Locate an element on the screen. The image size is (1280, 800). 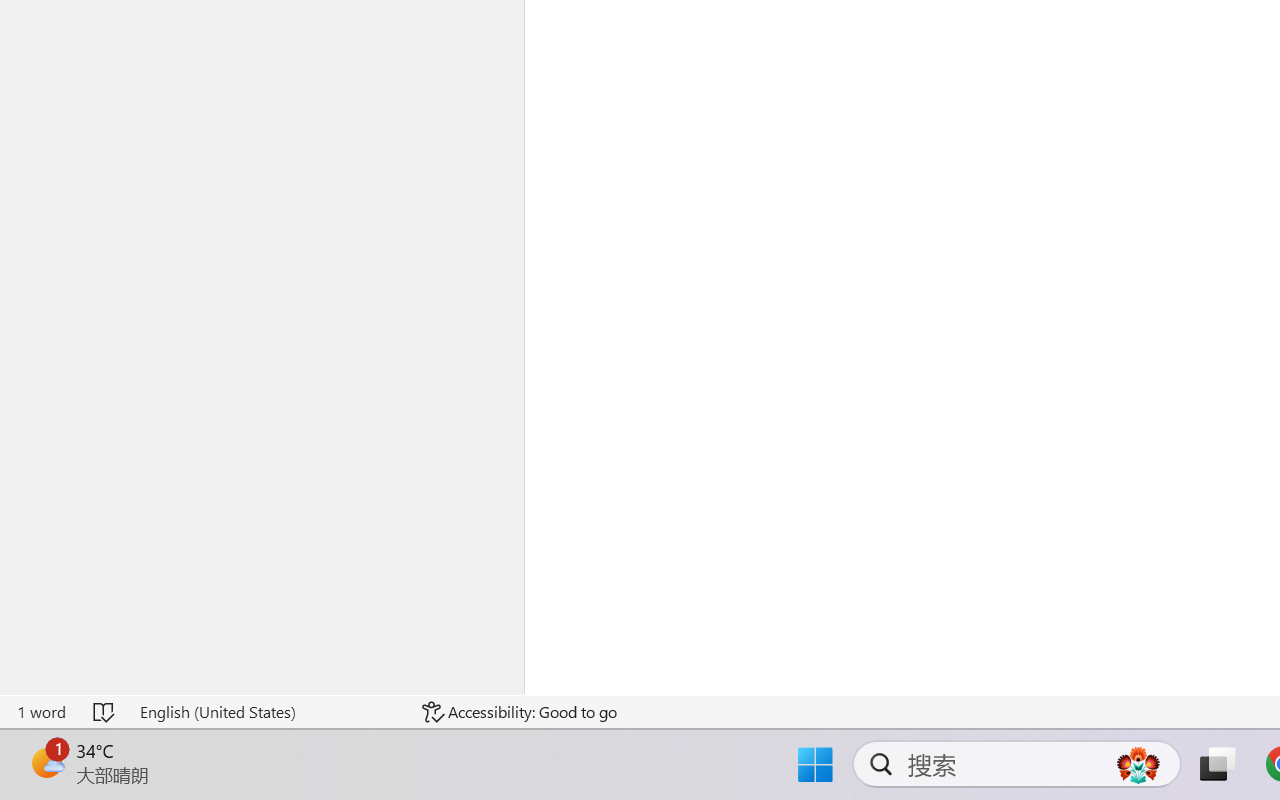
'Accessibility Checker Accessibility: Good to go' is located at coordinates (519, 711).